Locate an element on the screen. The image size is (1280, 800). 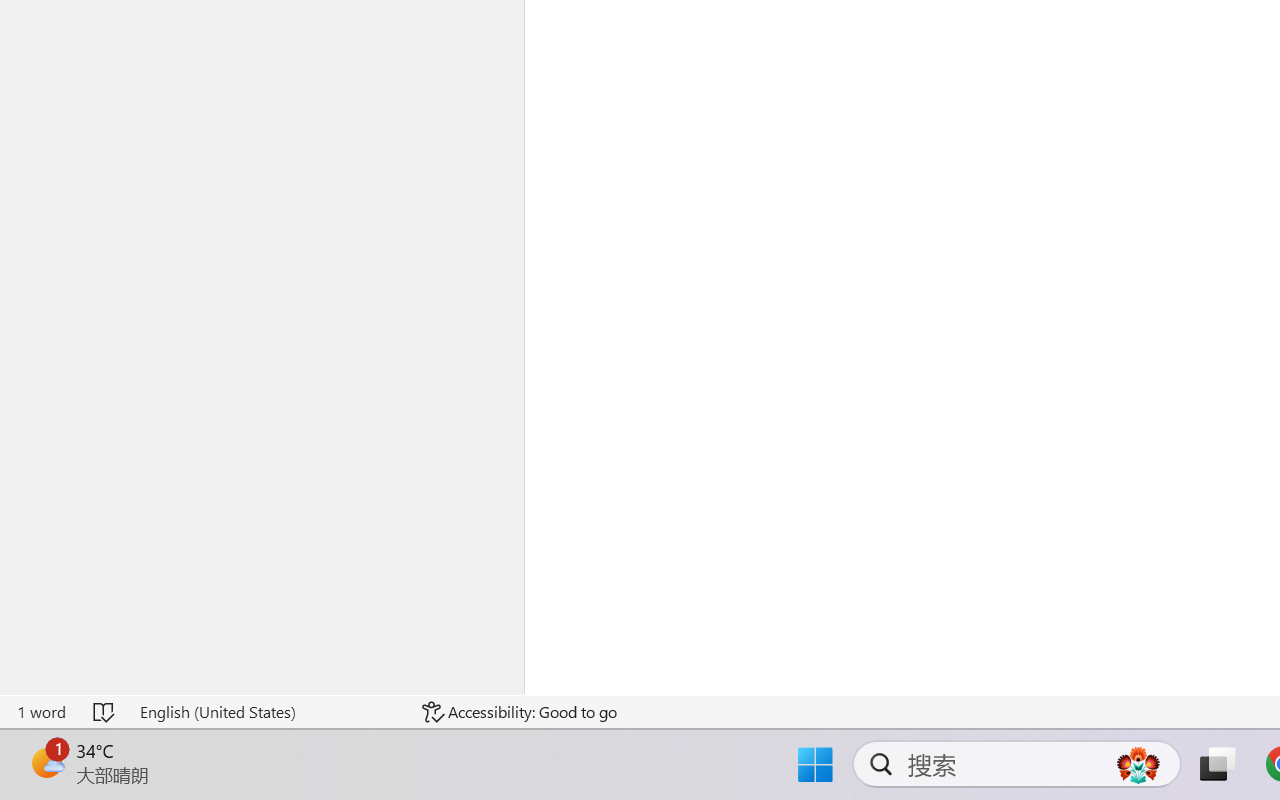
'Accessibility Checker Accessibility: Good to go' is located at coordinates (519, 711).